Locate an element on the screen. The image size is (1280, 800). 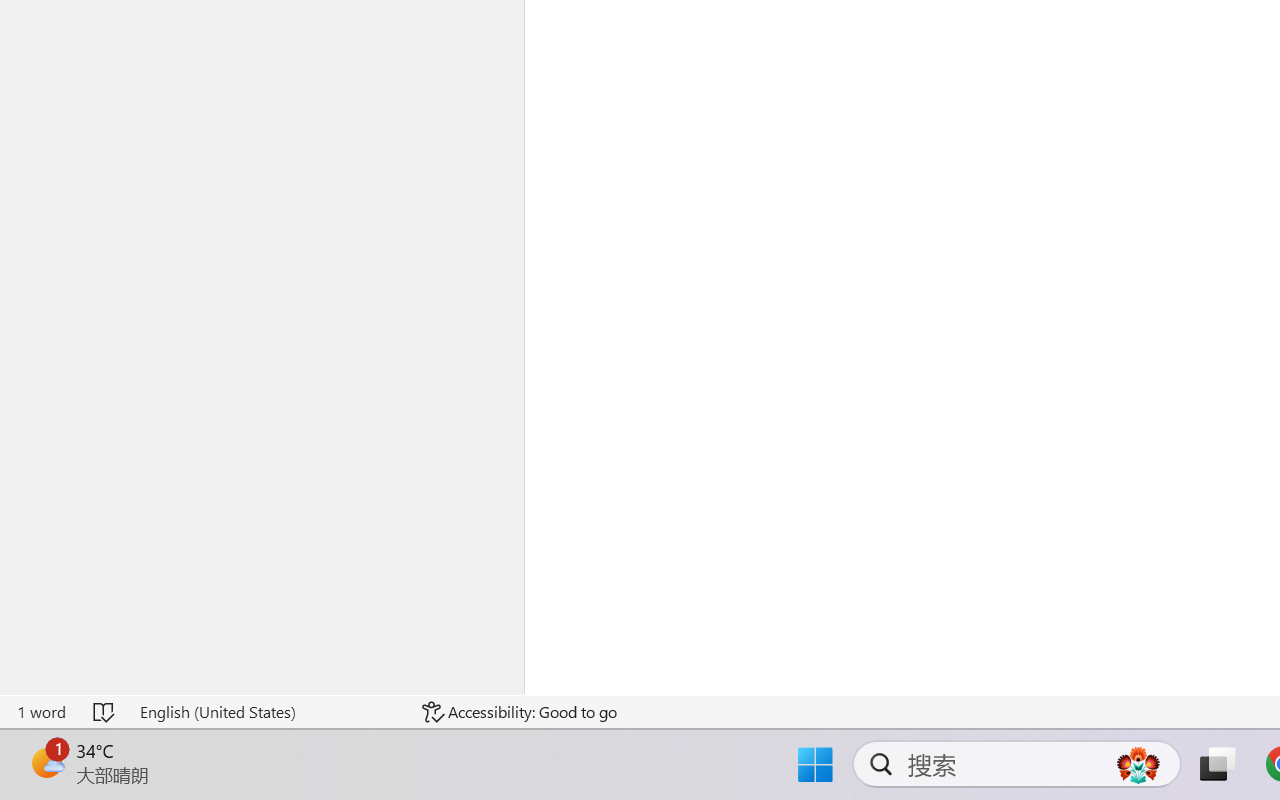
'Accessibility Checker Accessibility: Good to go' is located at coordinates (519, 711).